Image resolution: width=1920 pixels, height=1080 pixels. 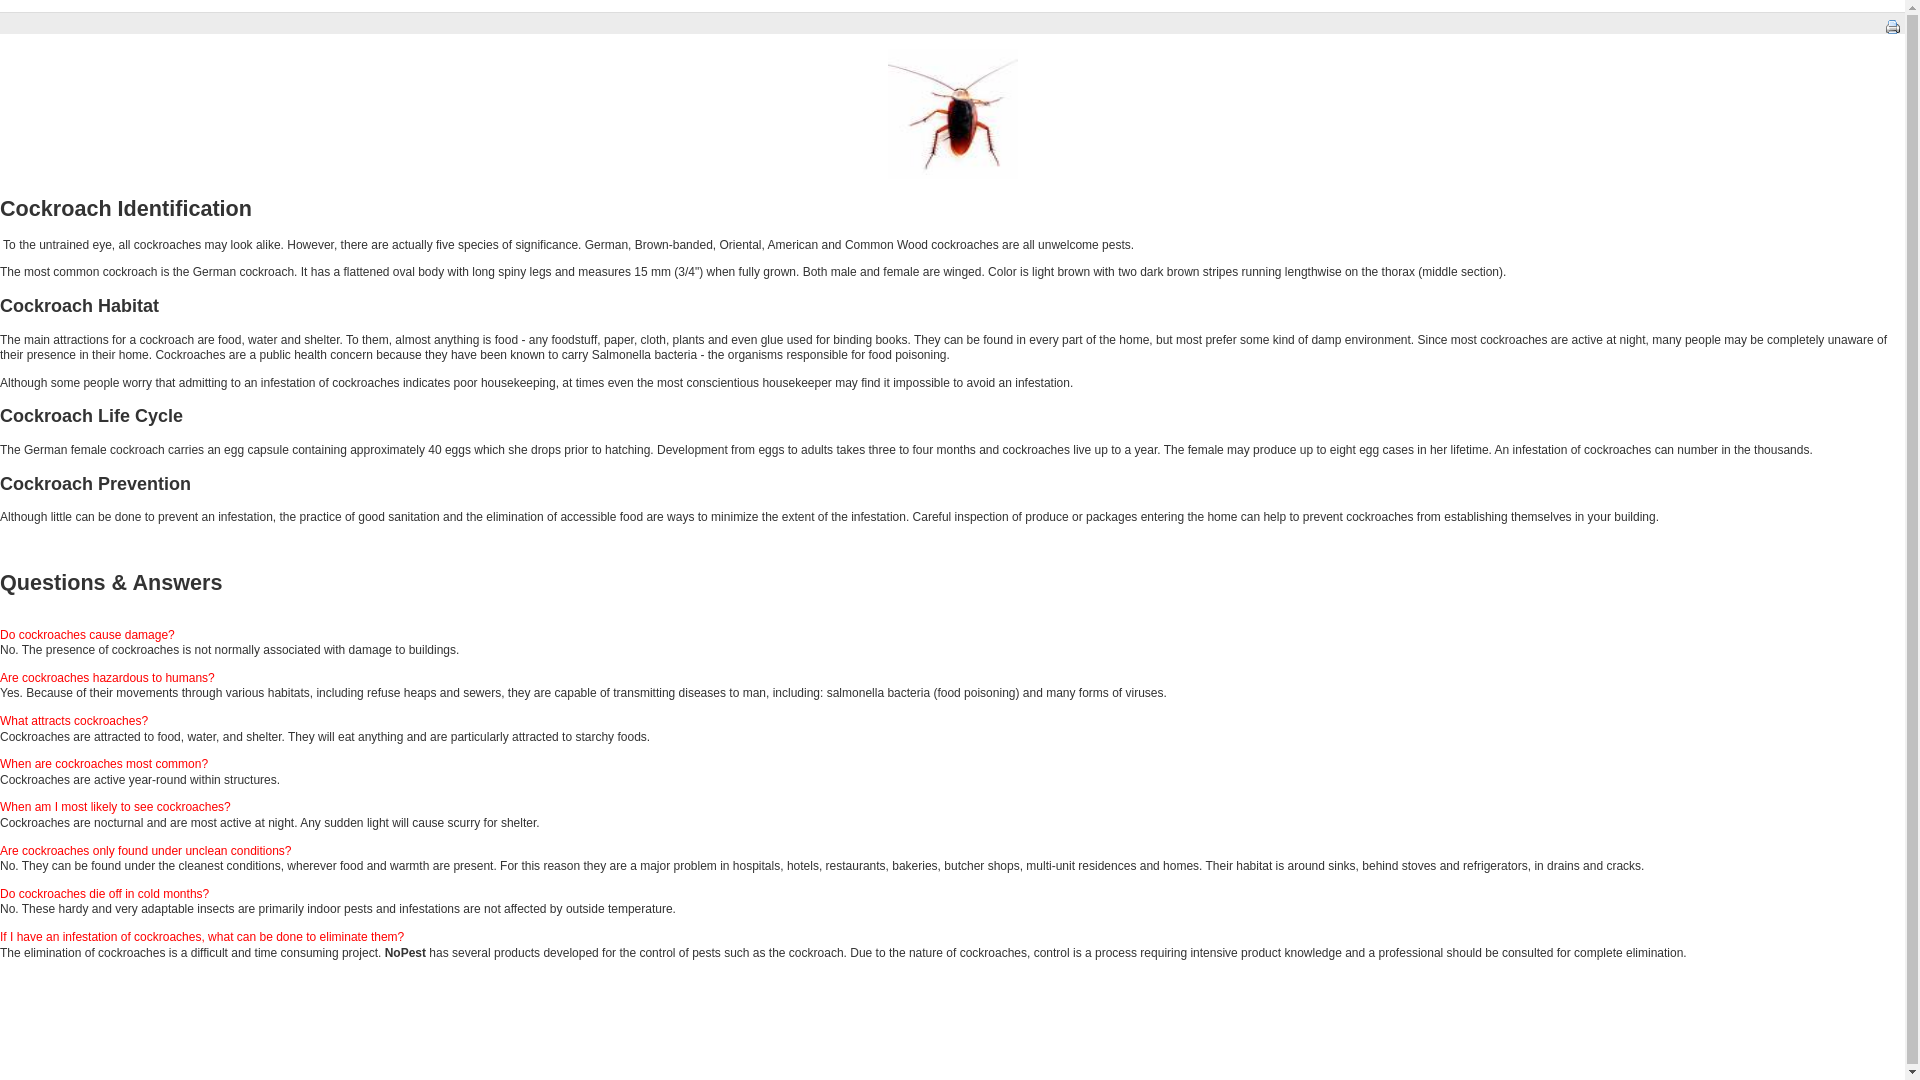 I want to click on 'Cockroach', so click(x=887, y=114).